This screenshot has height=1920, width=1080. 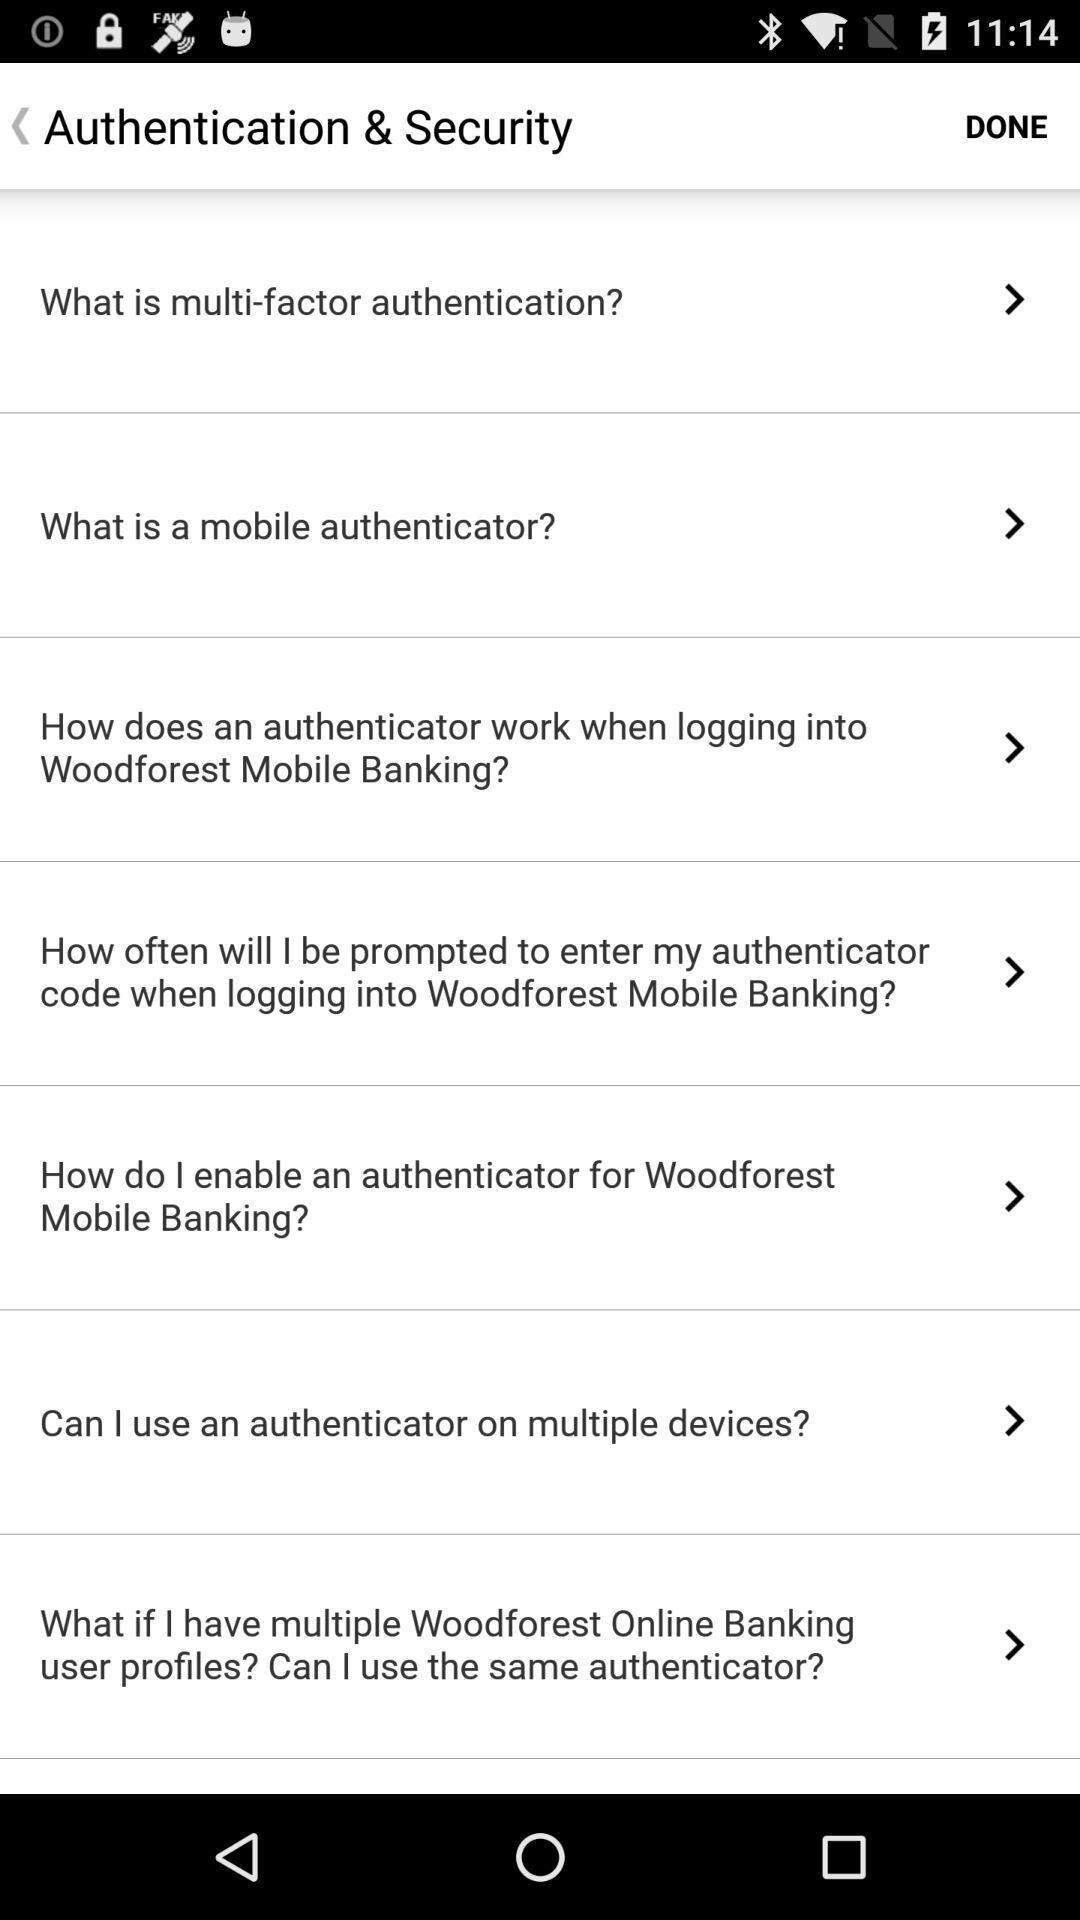 I want to click on the item above what if i, so click(x=540, y=1533).